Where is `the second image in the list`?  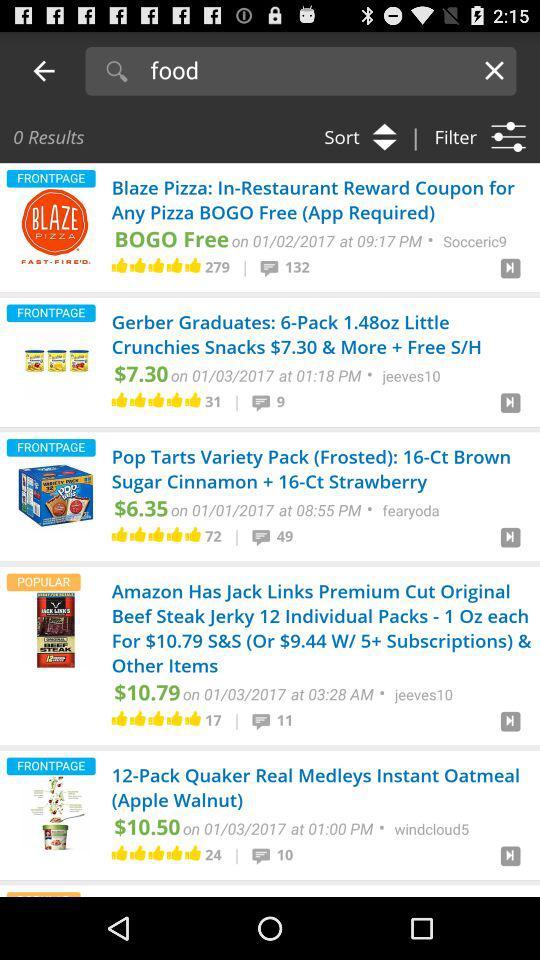 the second image in the list is located at coordinates (55, 360).